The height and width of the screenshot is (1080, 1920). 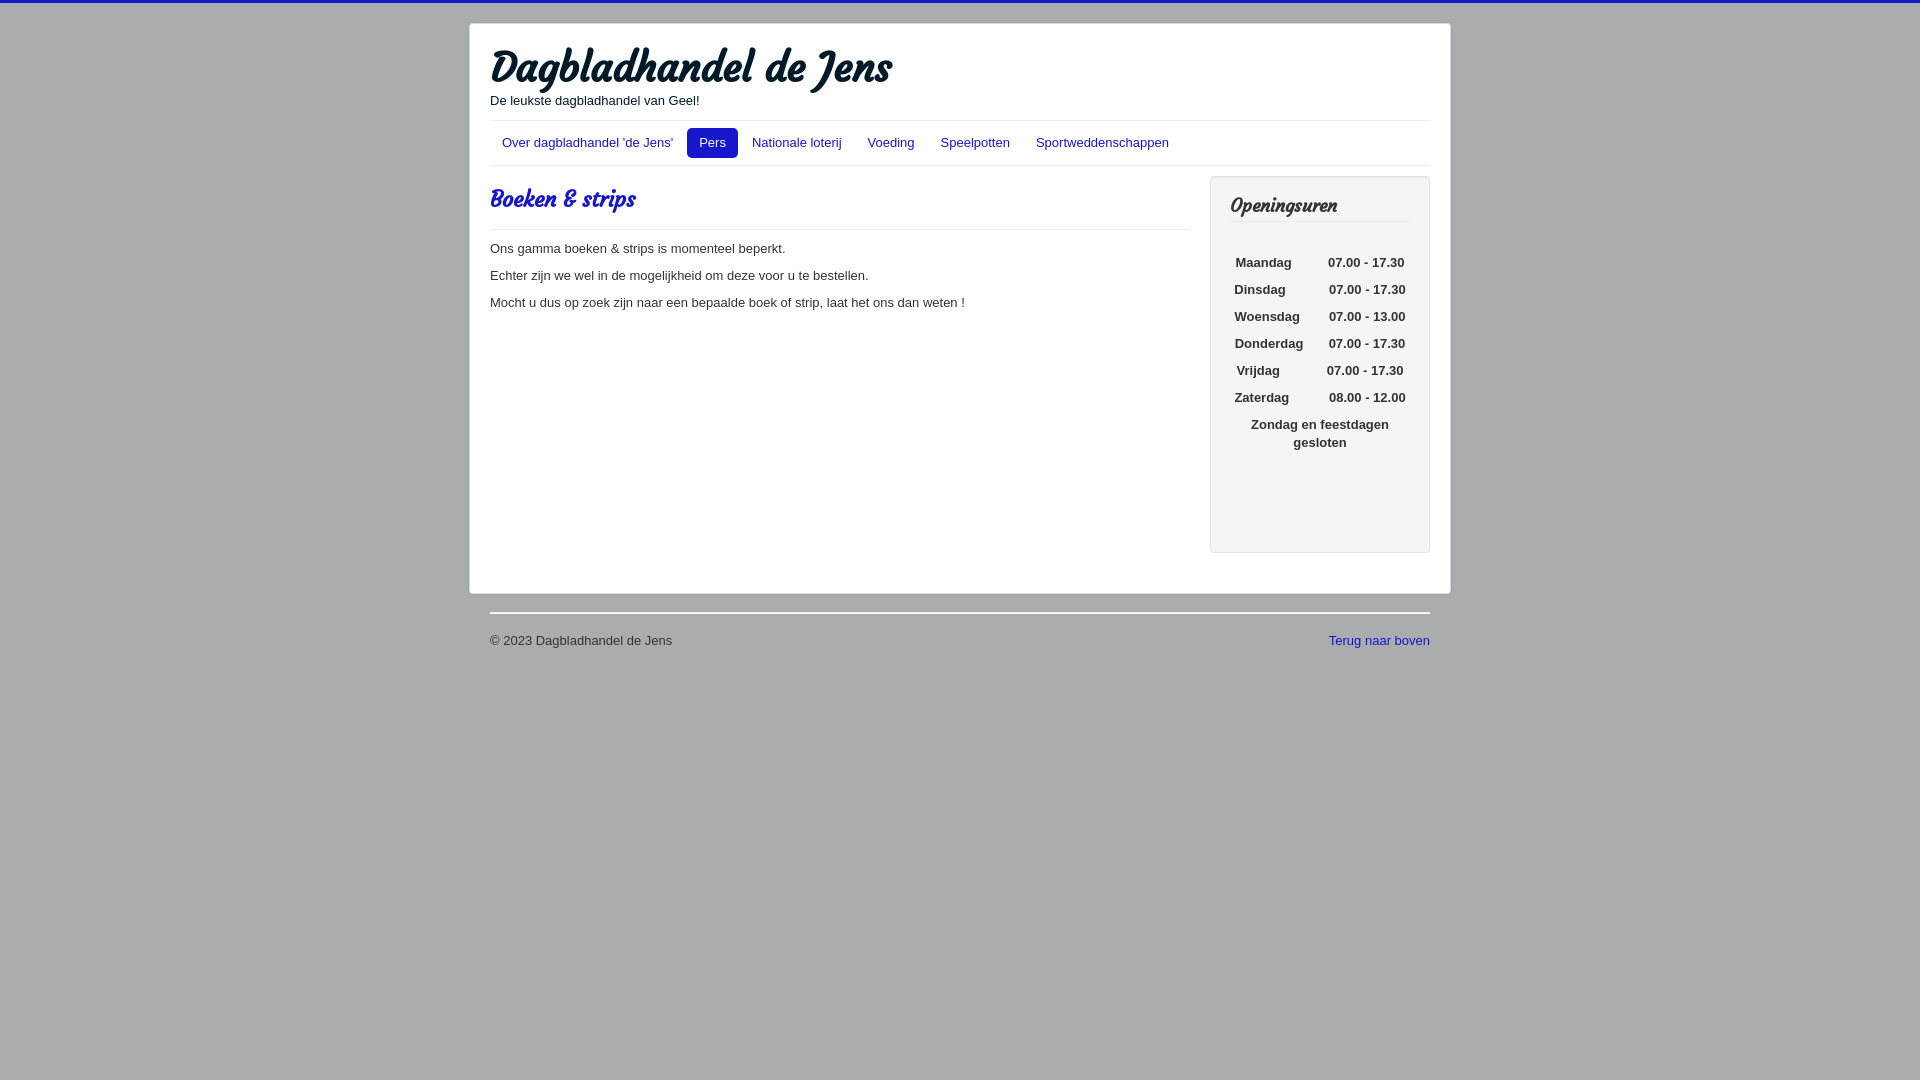 What do you see at coordinates (690, 76) in the screenshot?
I see `'Dagbladhandel de Jens` at bounding box center [690, 76].